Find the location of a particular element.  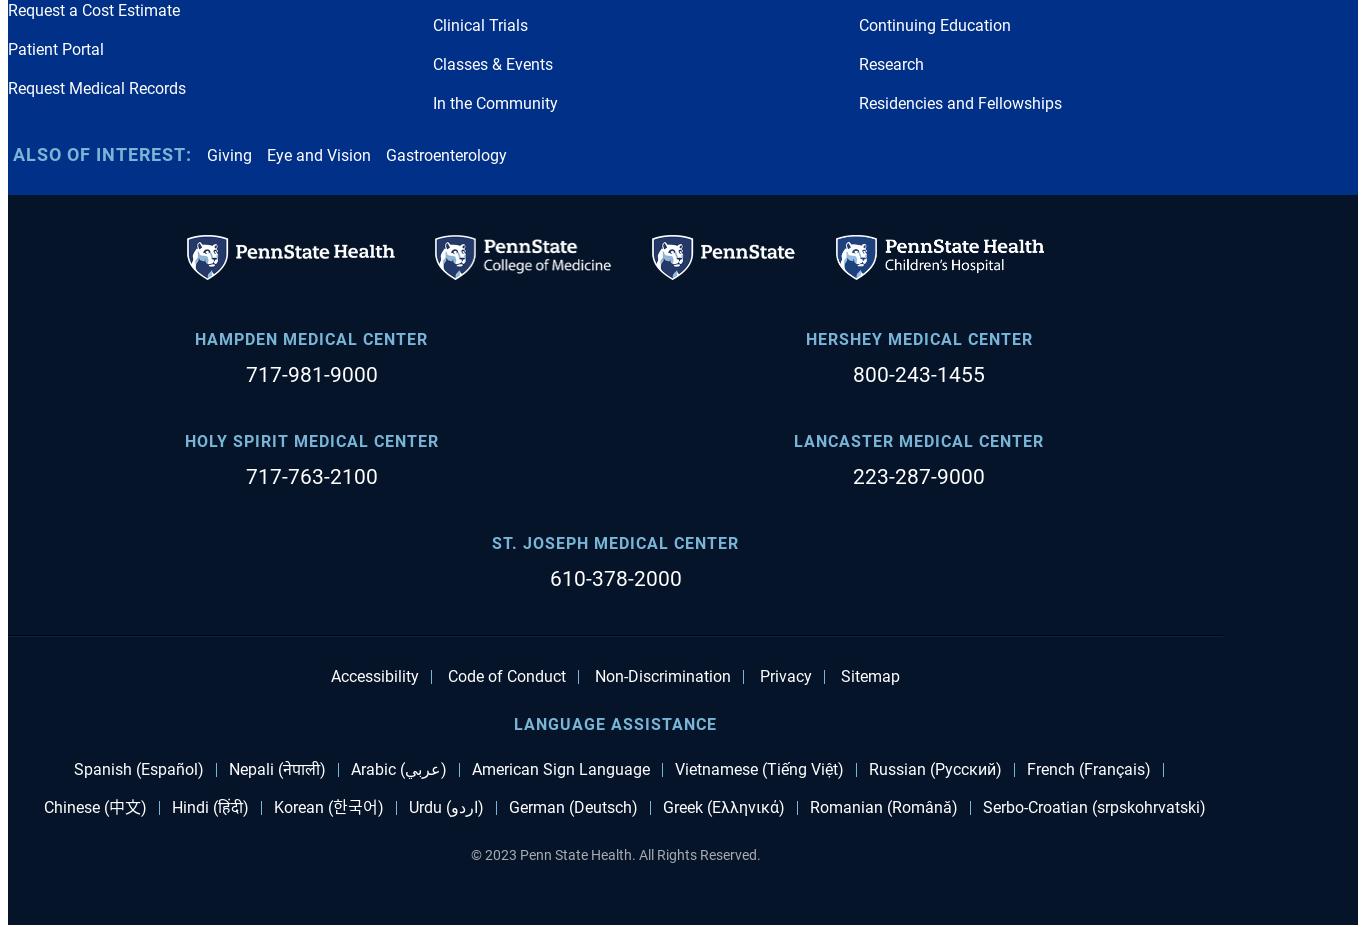

'610-378-2000' is located at coordinates (613, 577).